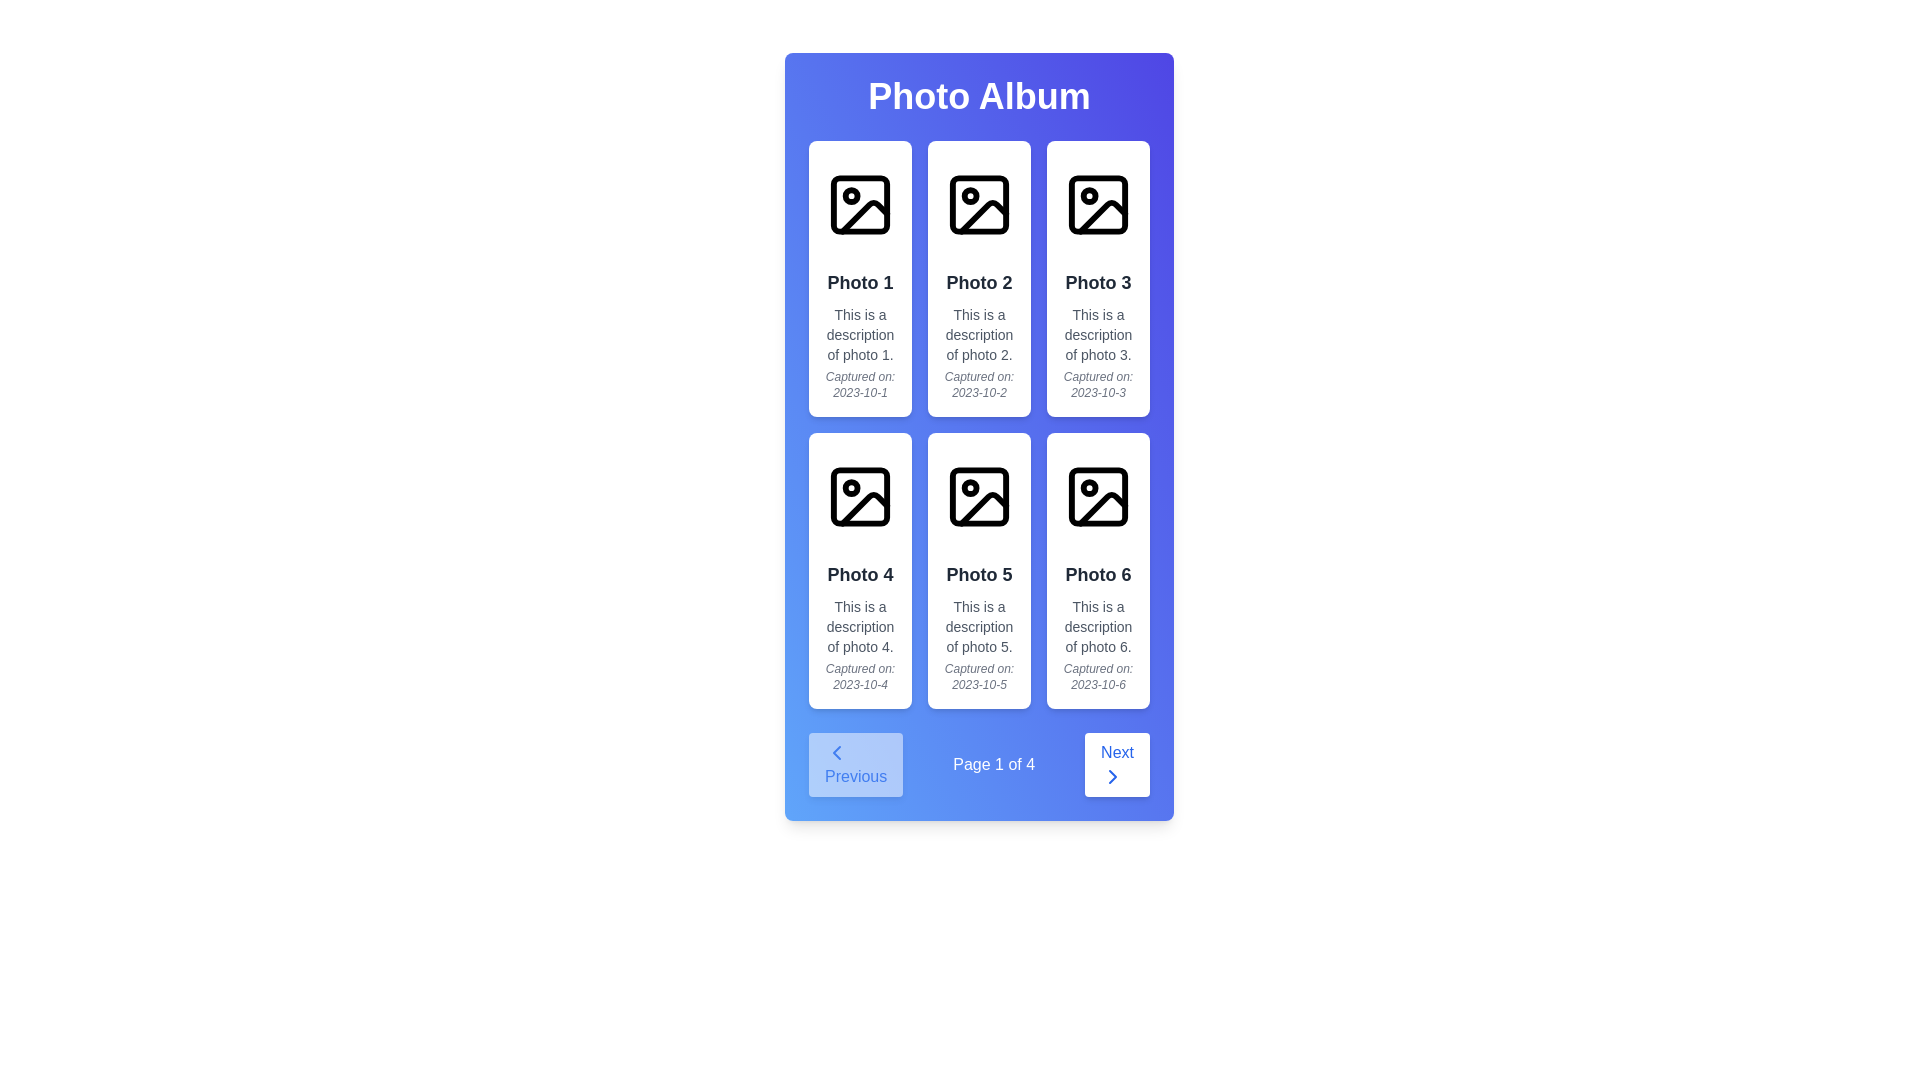  I want to click on the SVG icon depicting a left-pointing chevron inside the 'Previous' button located in the lower-left section of the interface, so click(836, 752).